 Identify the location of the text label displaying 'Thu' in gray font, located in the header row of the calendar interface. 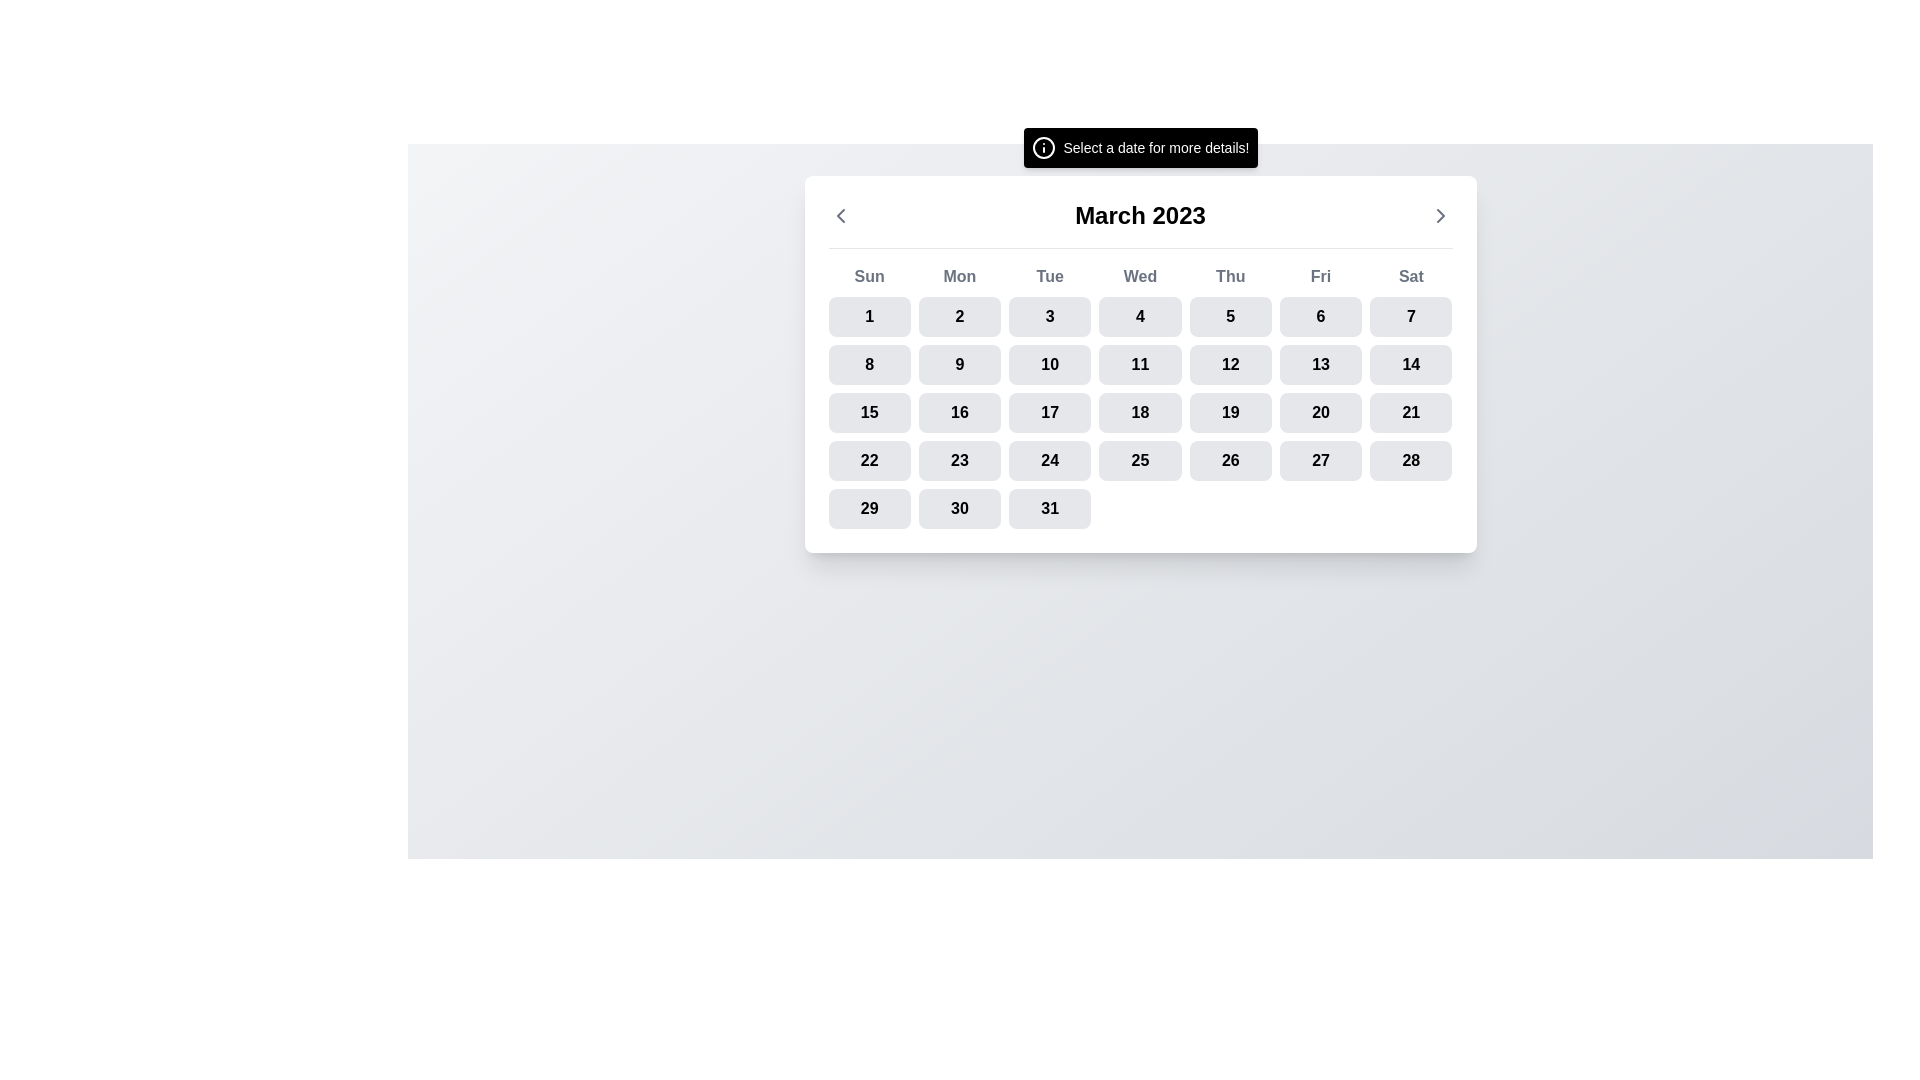
(1229, 277).